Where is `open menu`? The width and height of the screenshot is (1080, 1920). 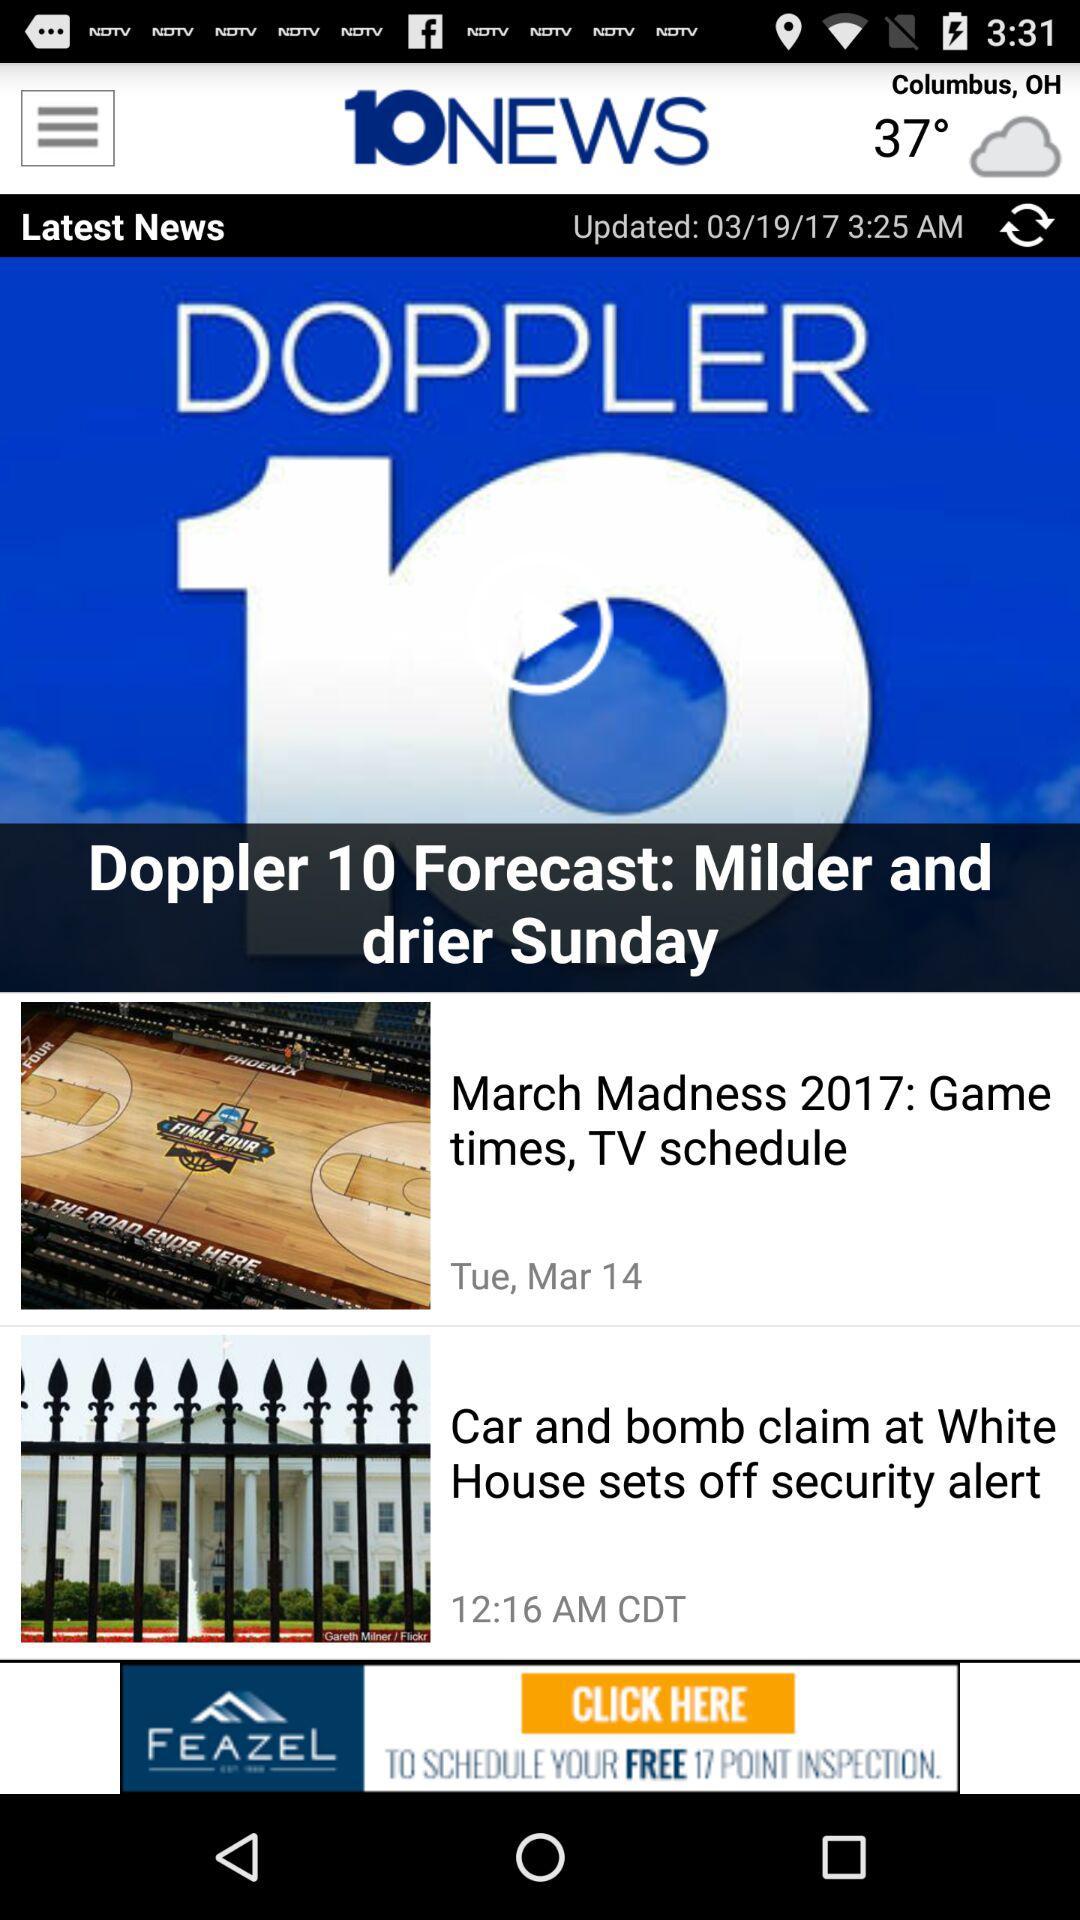 open menu is located at coordinates (66, 127).